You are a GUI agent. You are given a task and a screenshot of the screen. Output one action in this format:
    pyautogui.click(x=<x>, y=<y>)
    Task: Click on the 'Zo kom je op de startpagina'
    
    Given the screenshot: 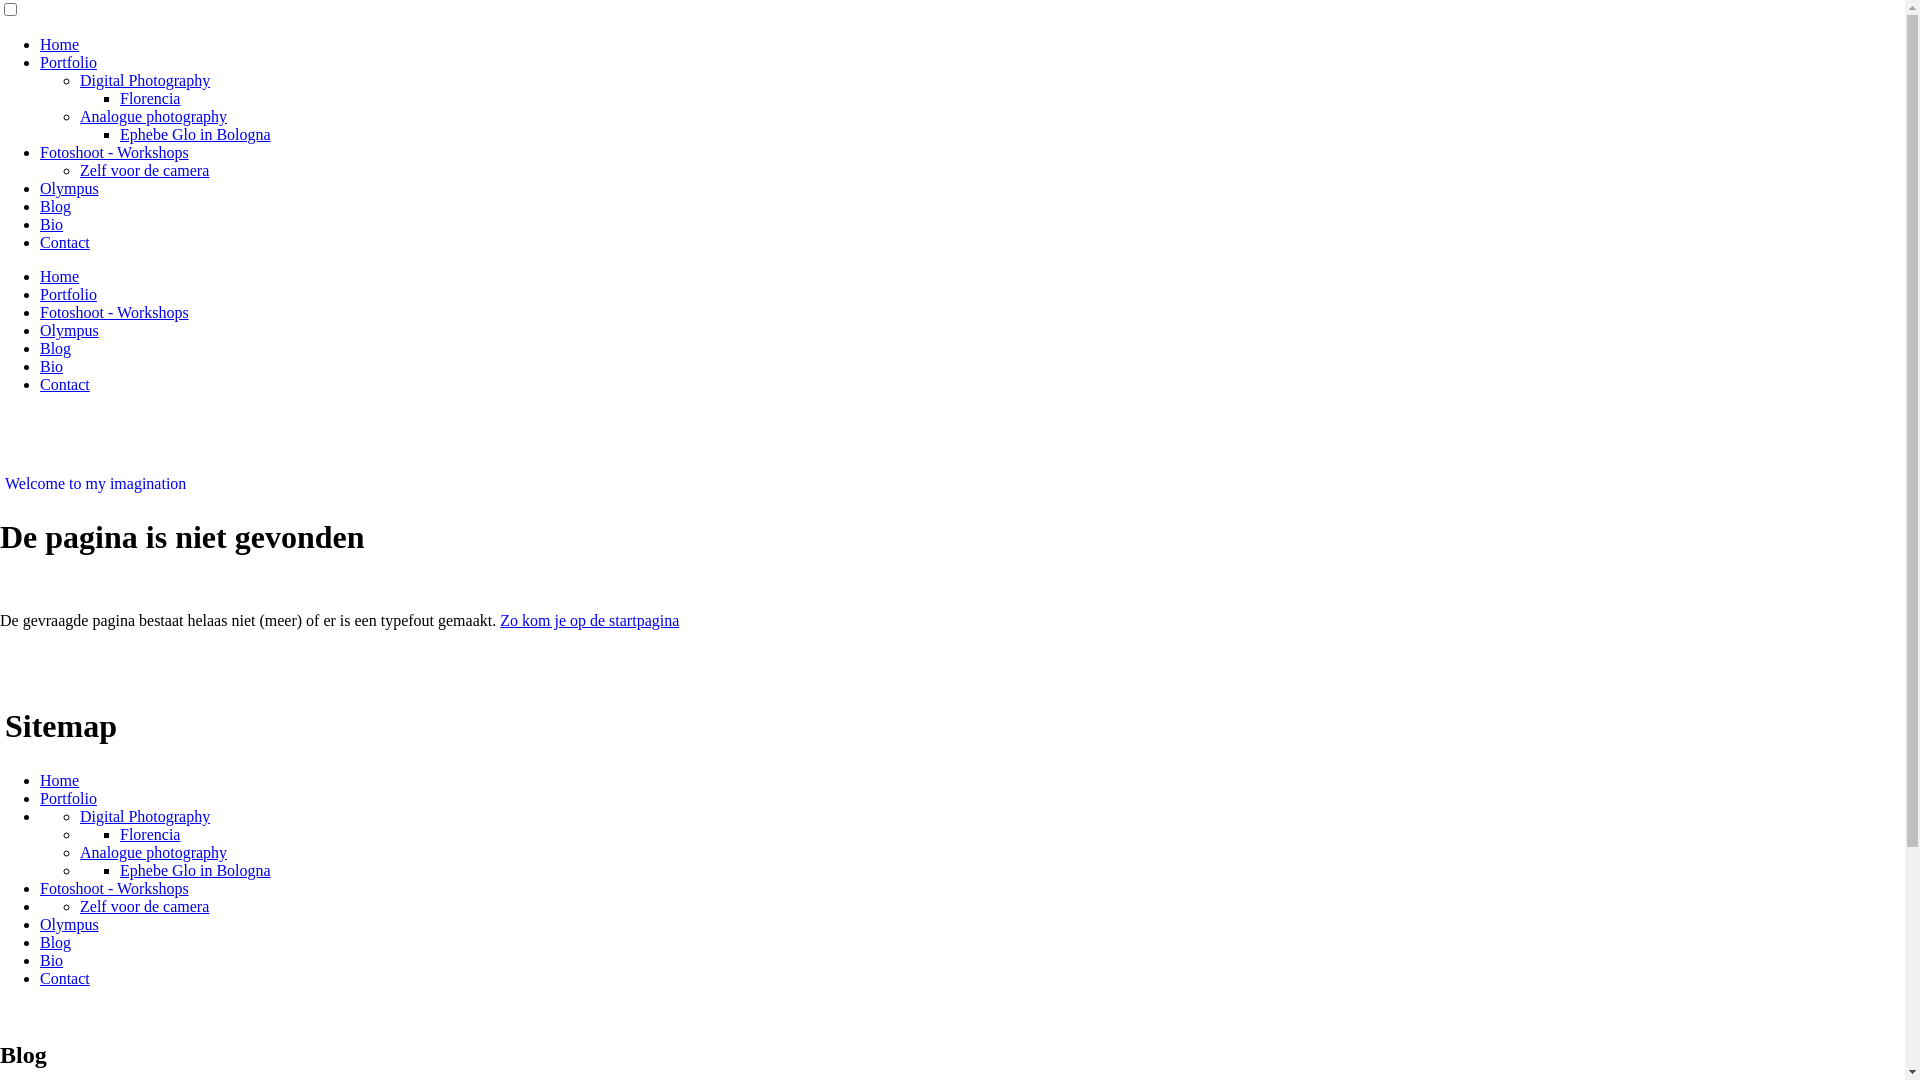 What is the action you would take?
    pyautogui.click(x=588, y=619)
    